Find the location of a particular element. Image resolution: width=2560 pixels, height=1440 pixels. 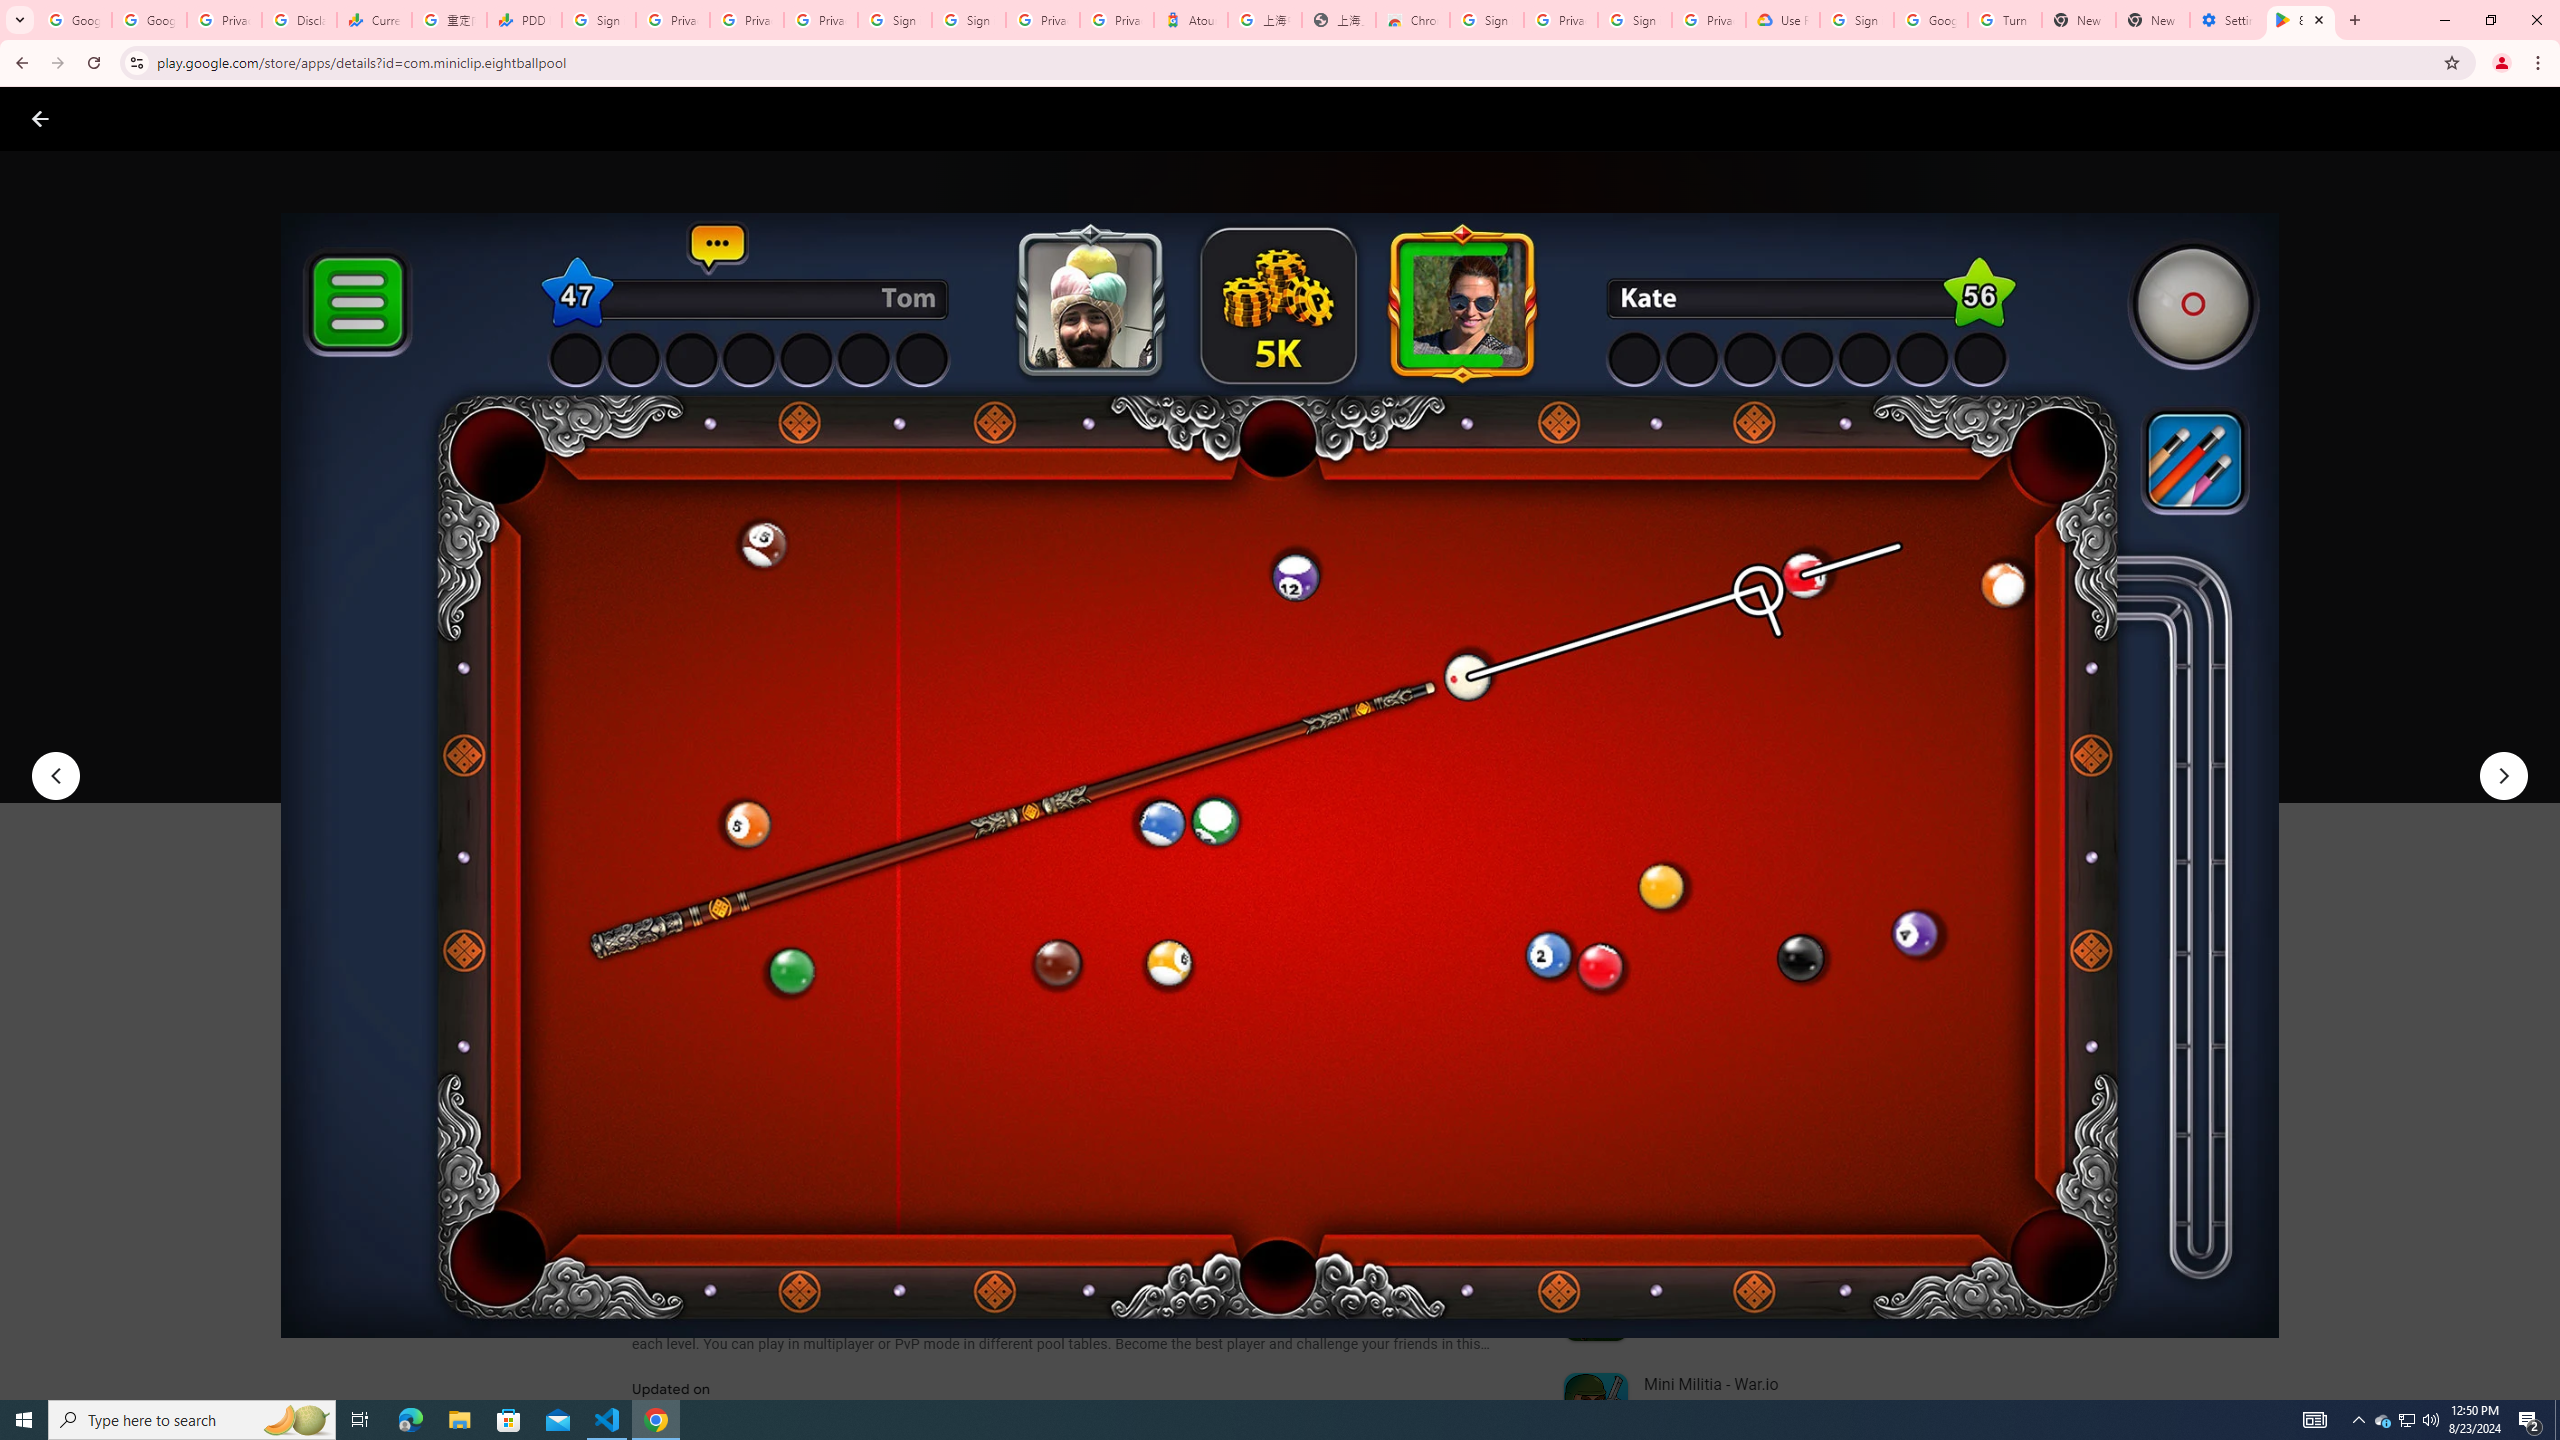

'Currencies - Google Finance' is located at coordinates (372, 19).